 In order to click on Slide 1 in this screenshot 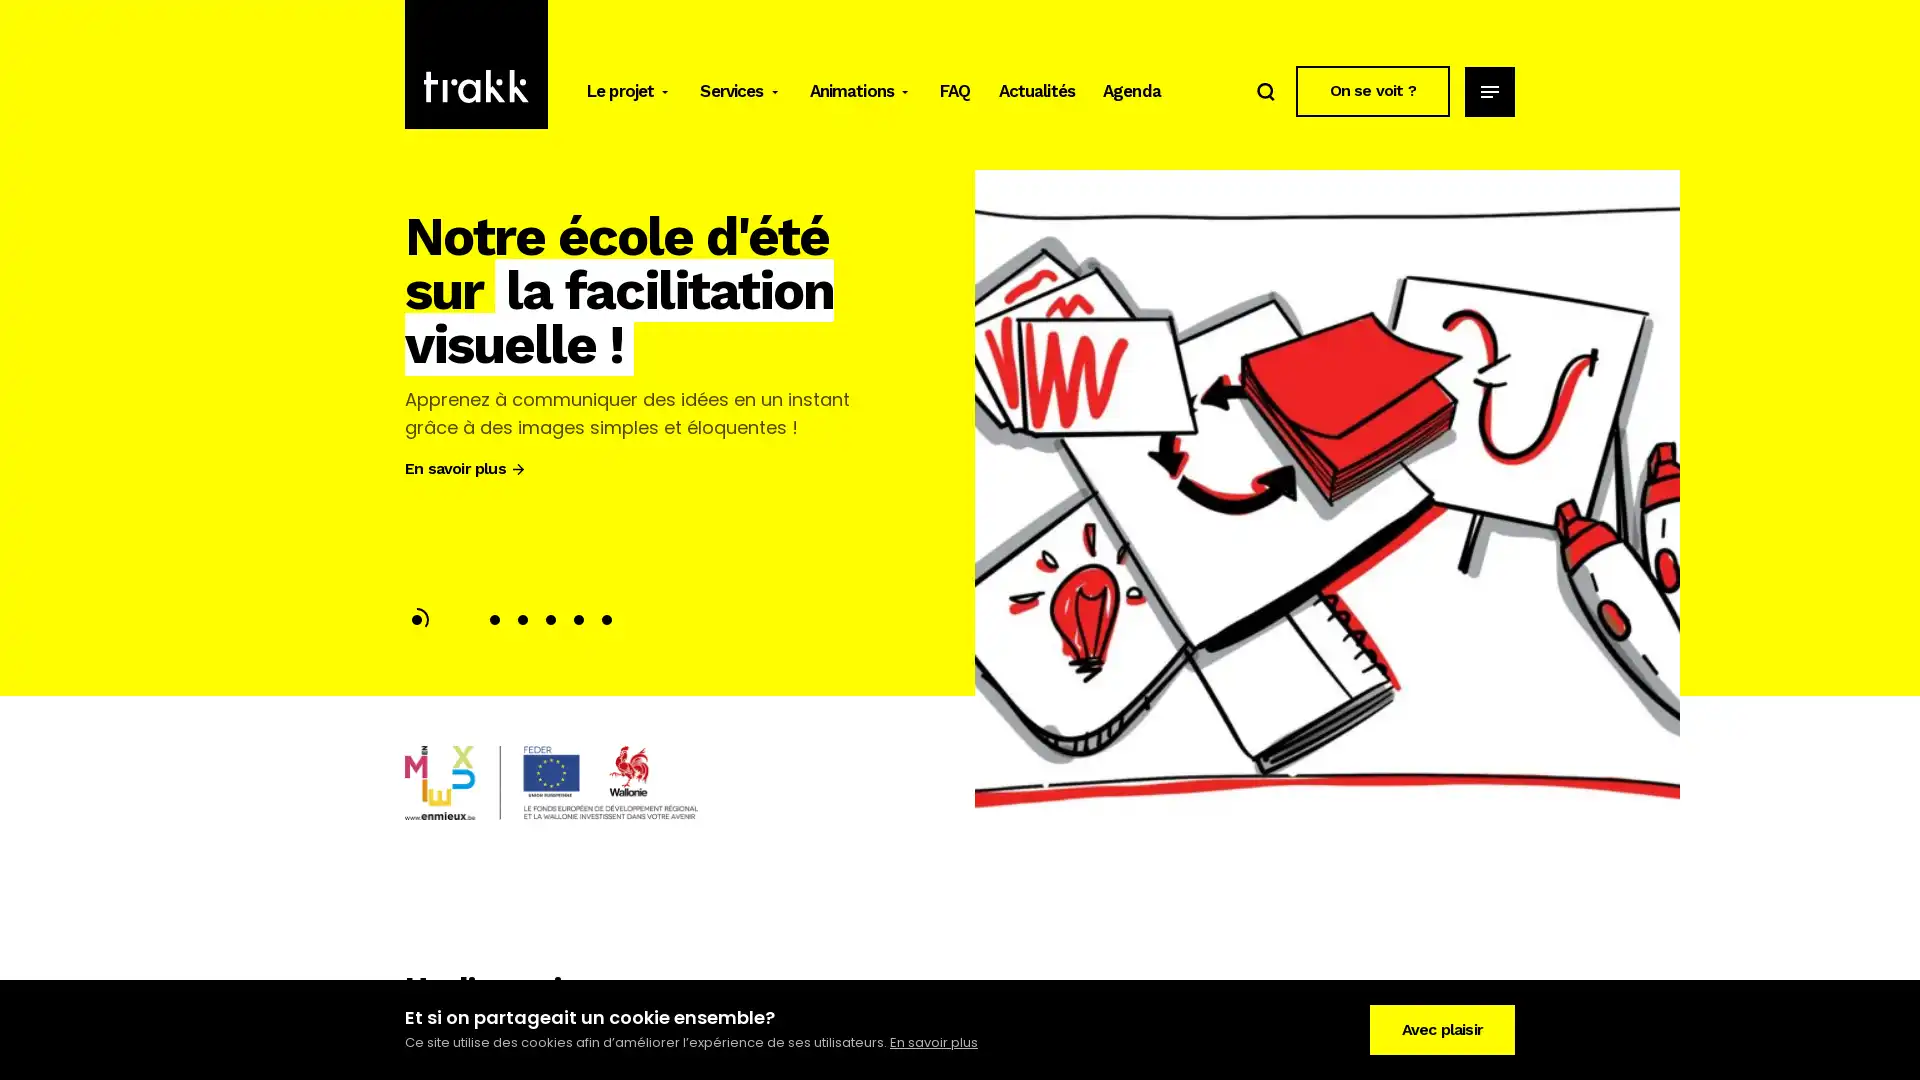, I will do `click(416, 619)`.